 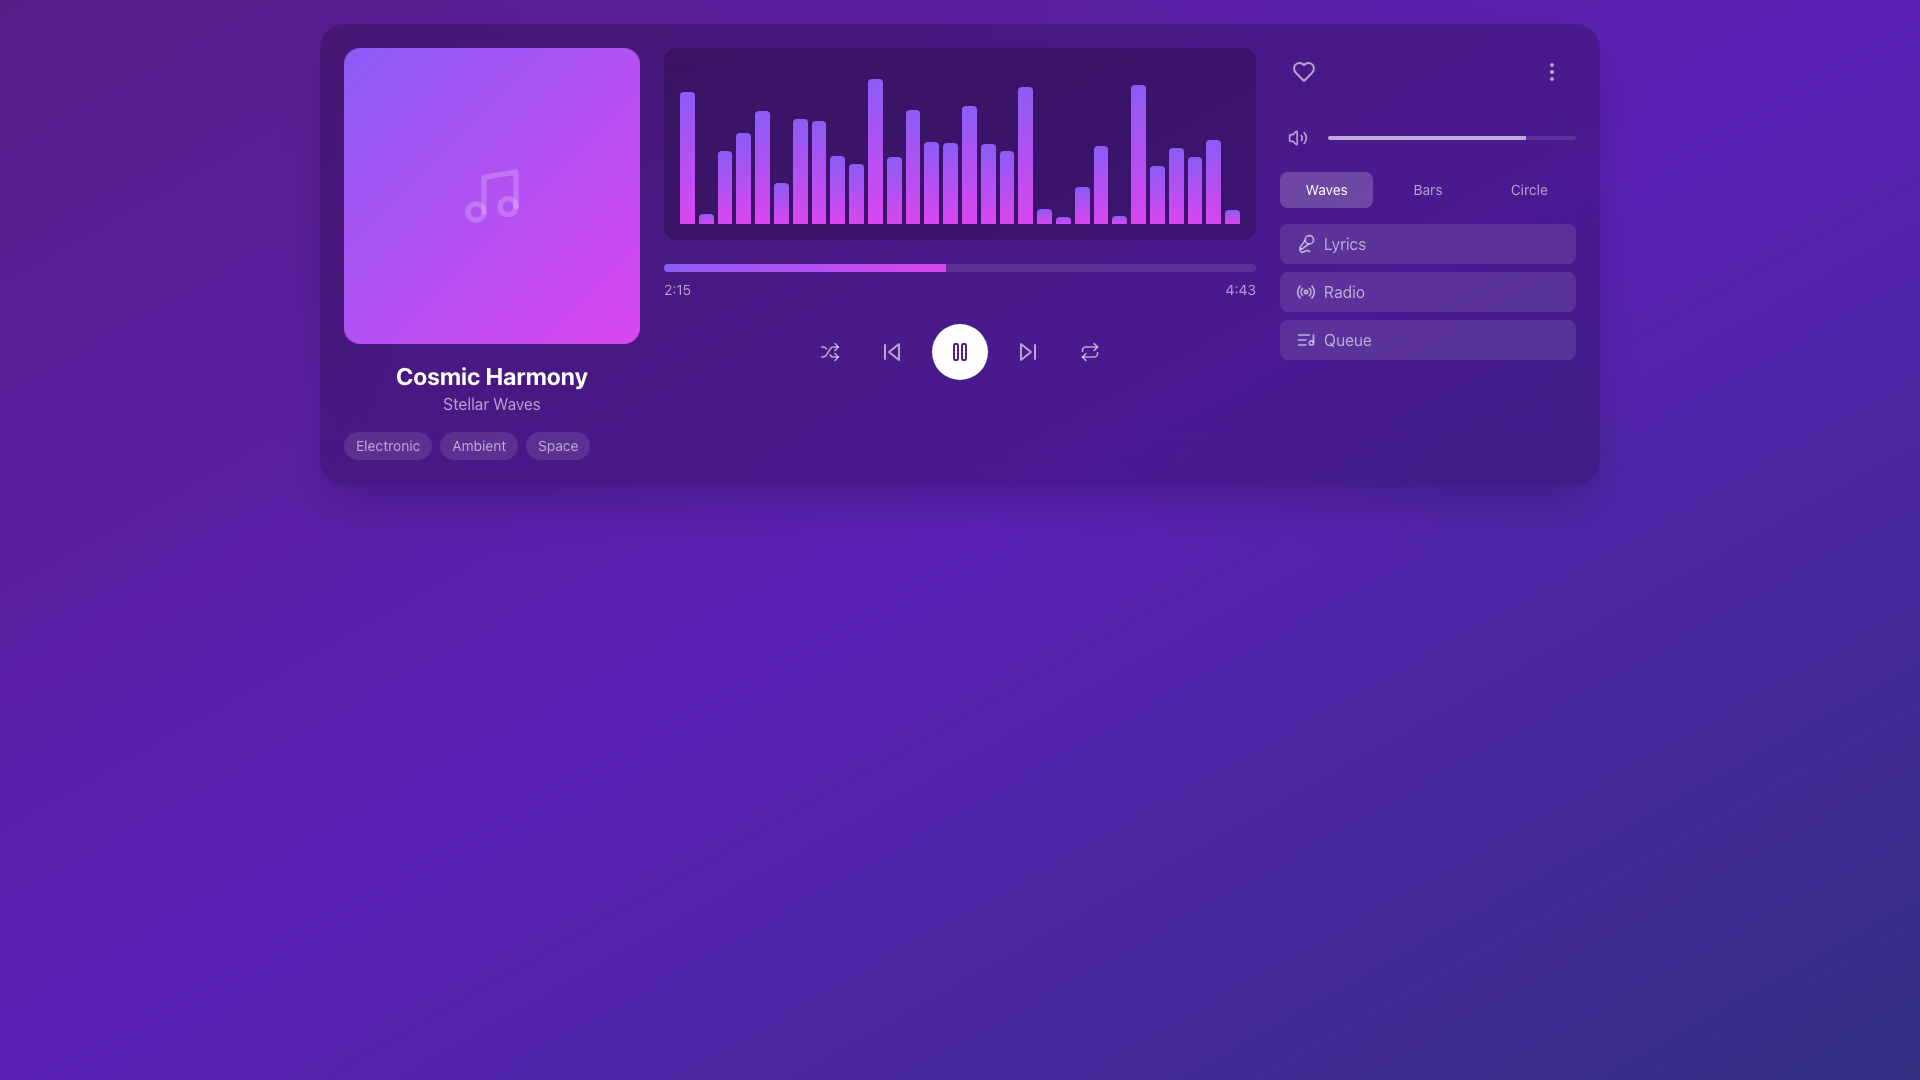 I want to click on the first button in the vertical list on the right side of the interface, so click(x=1427, y=242).